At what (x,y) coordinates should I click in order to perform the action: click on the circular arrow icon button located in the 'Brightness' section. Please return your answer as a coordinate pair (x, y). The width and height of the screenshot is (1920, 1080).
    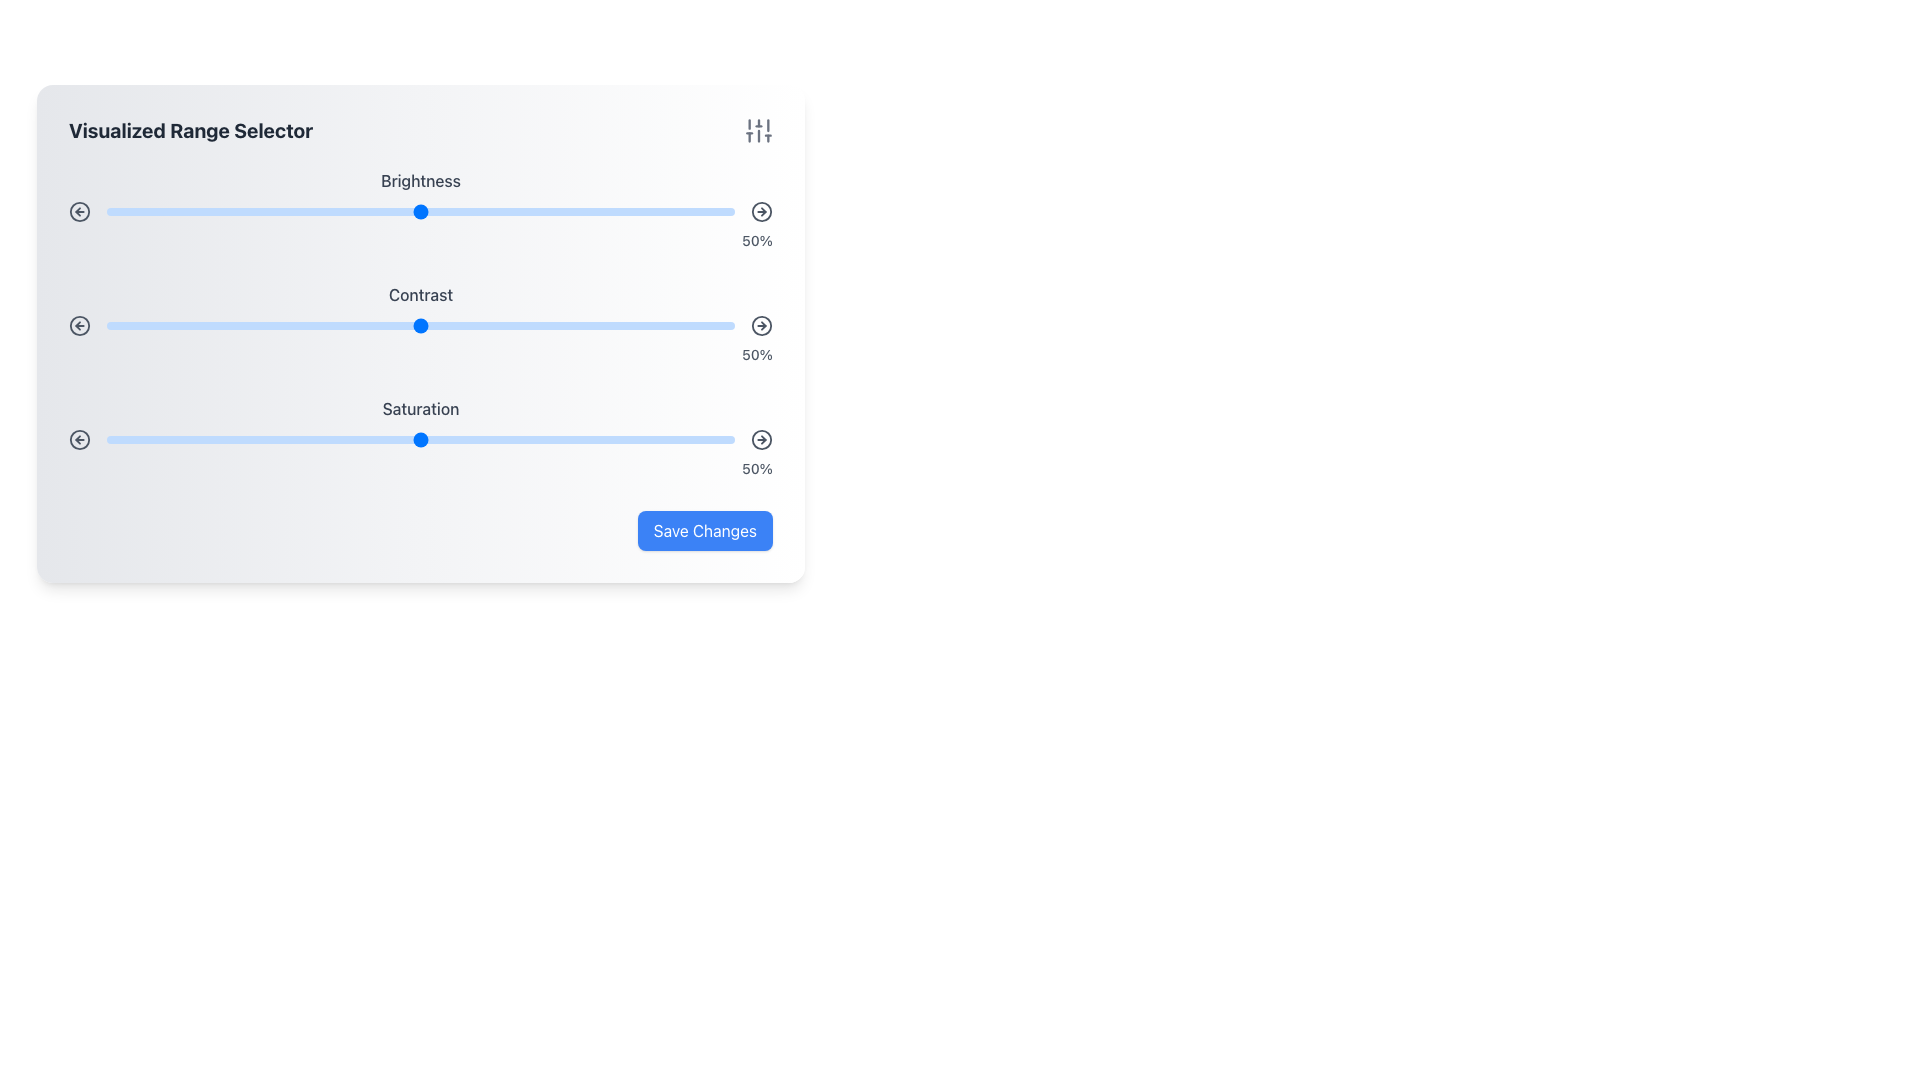
    Looking at the image, I should click on (80, 212).